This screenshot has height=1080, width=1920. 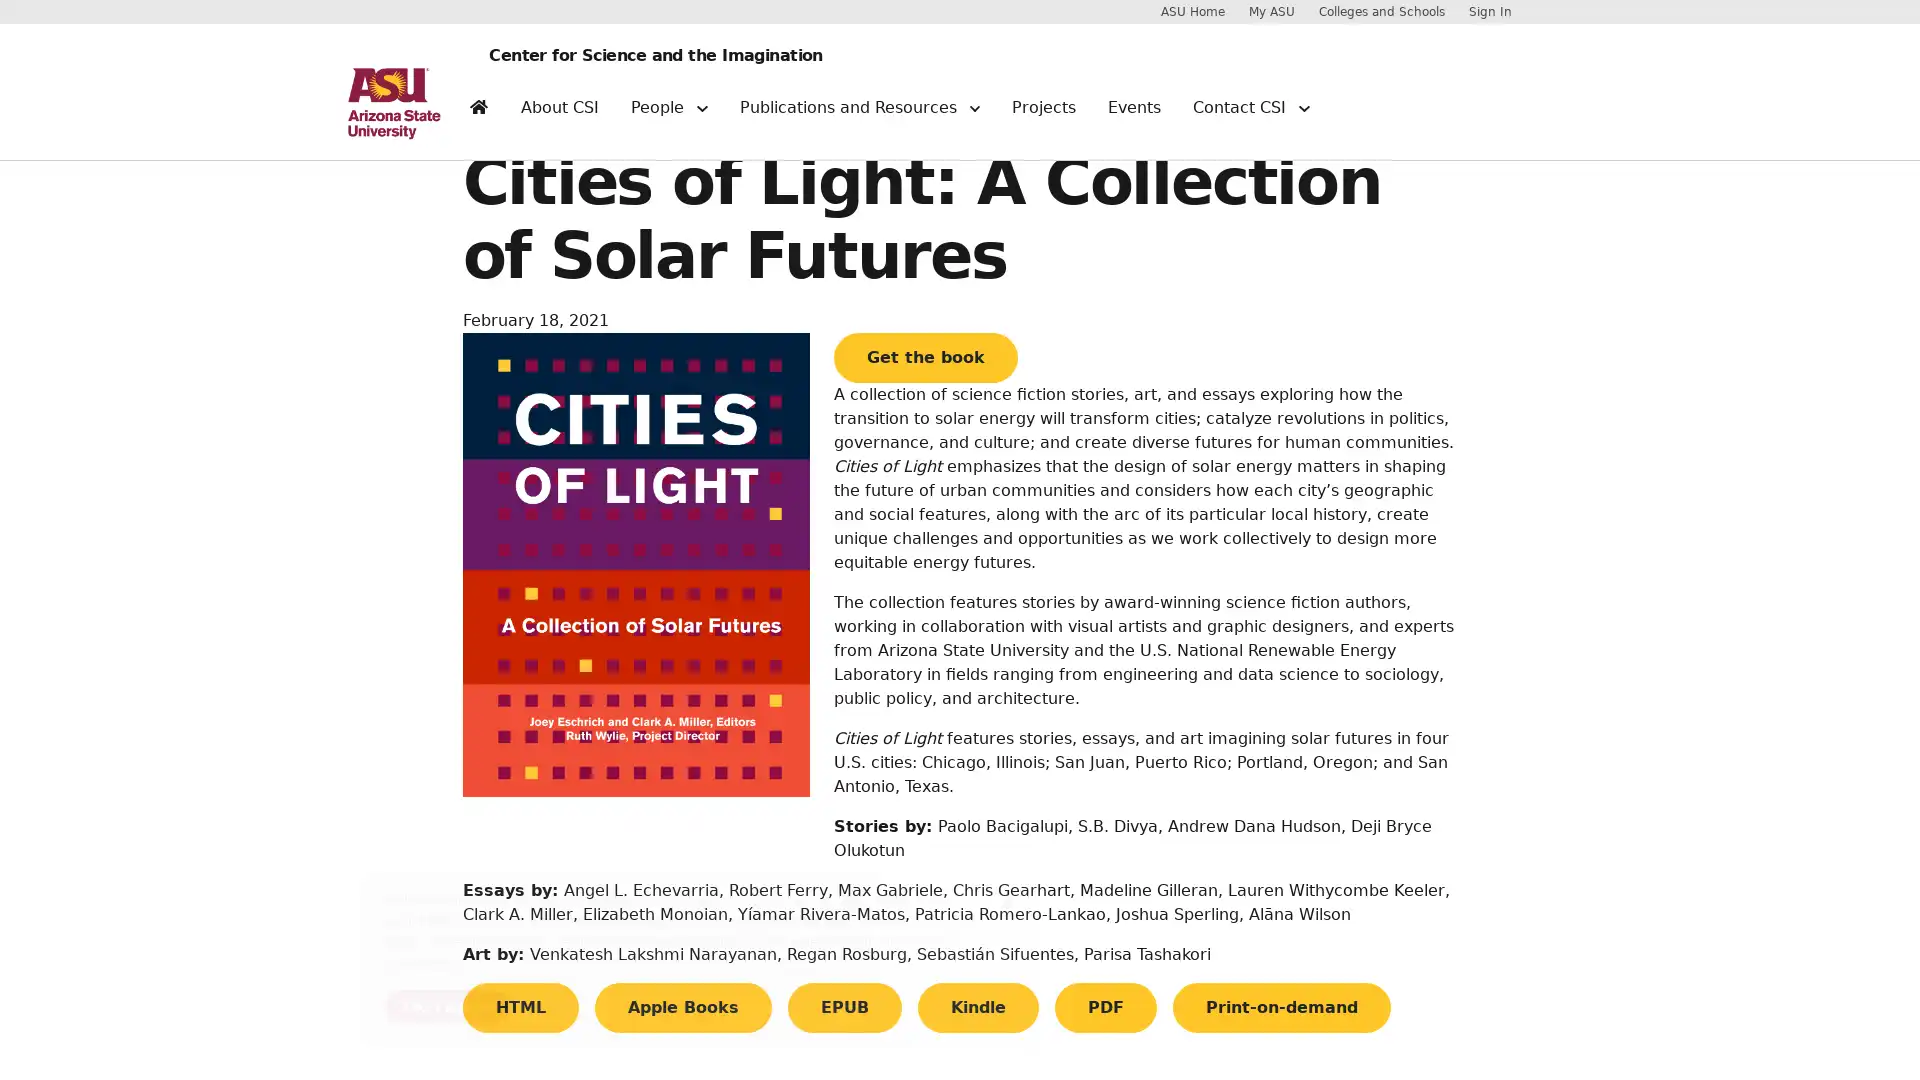 What do you see at coordinates (446, 1006) in the screenshot?
I see `Accept cookies` at bounding box center [446, 1006].